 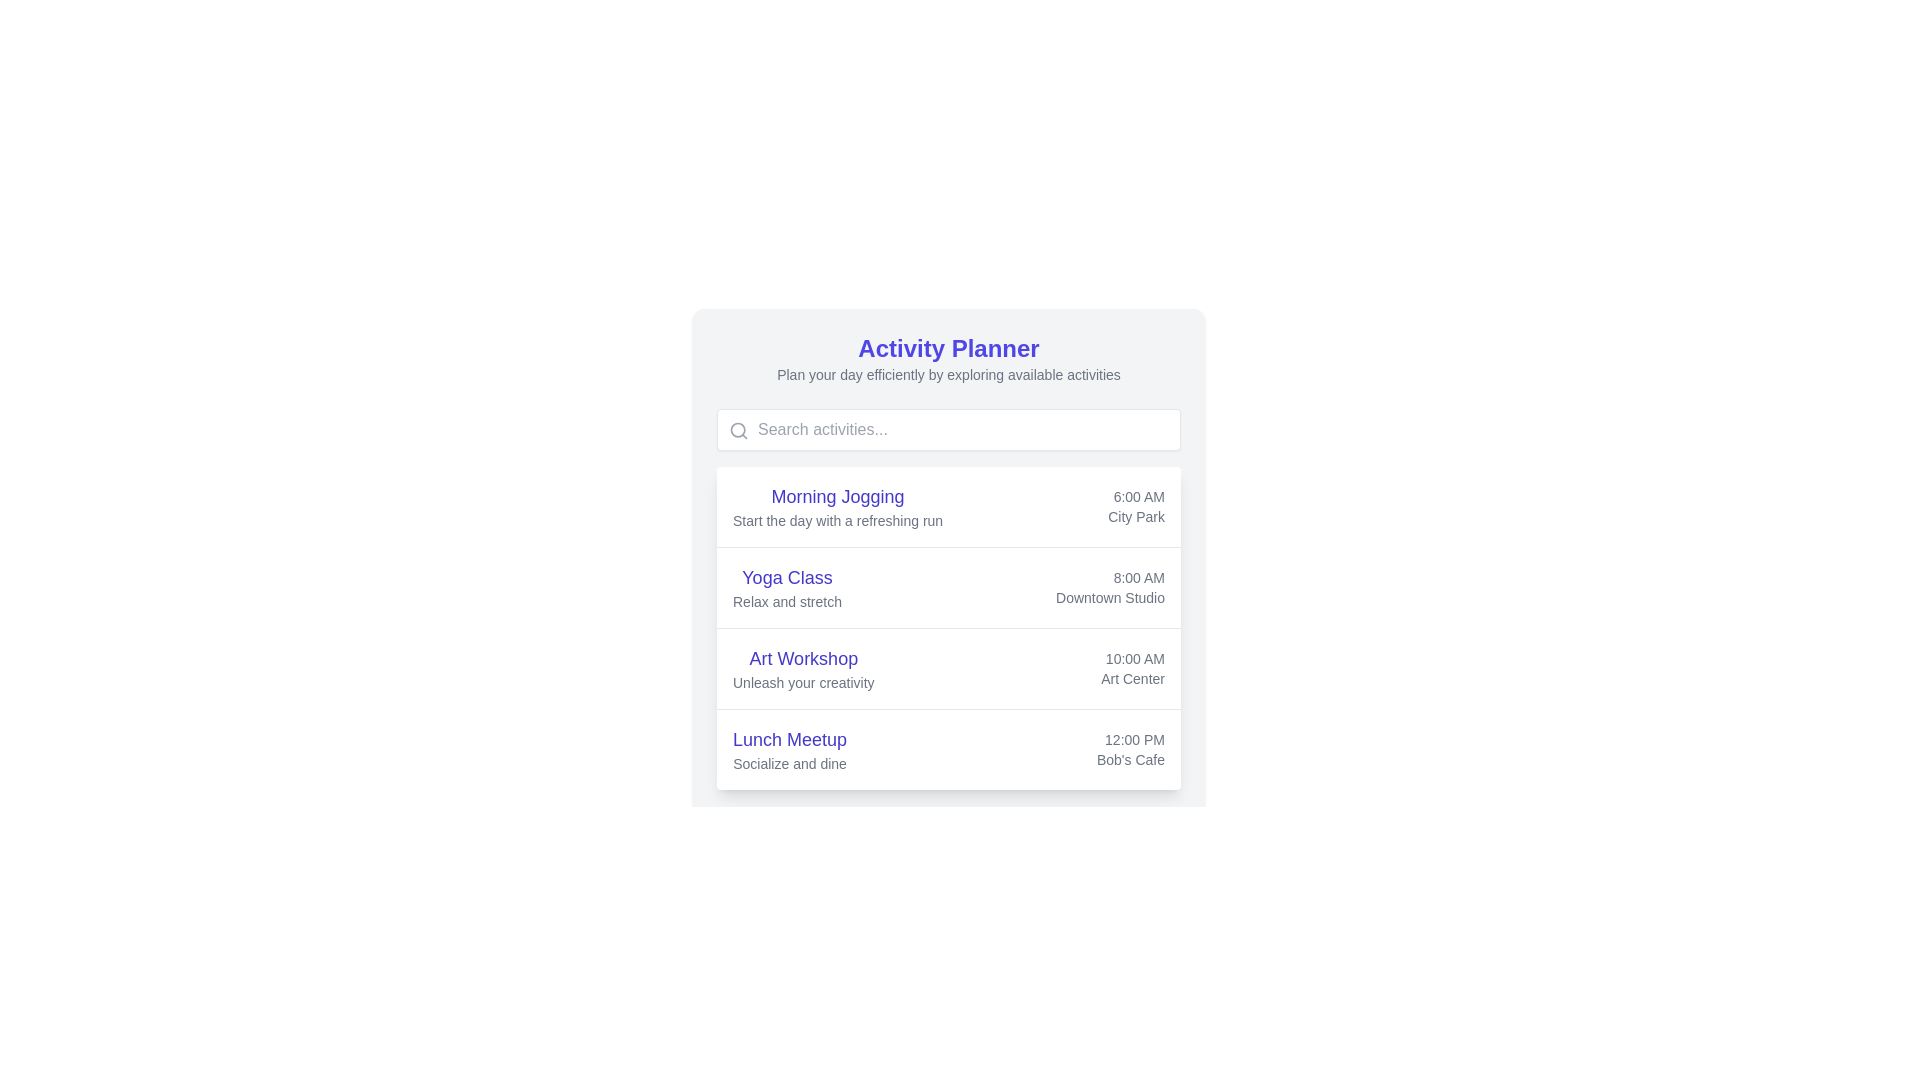 I want to click on the prominently styled text heading 'Activity Planner' which is displayed in a bold, large-sized, indigo-colored font at the top of the interface, so click(x=948, y=347).